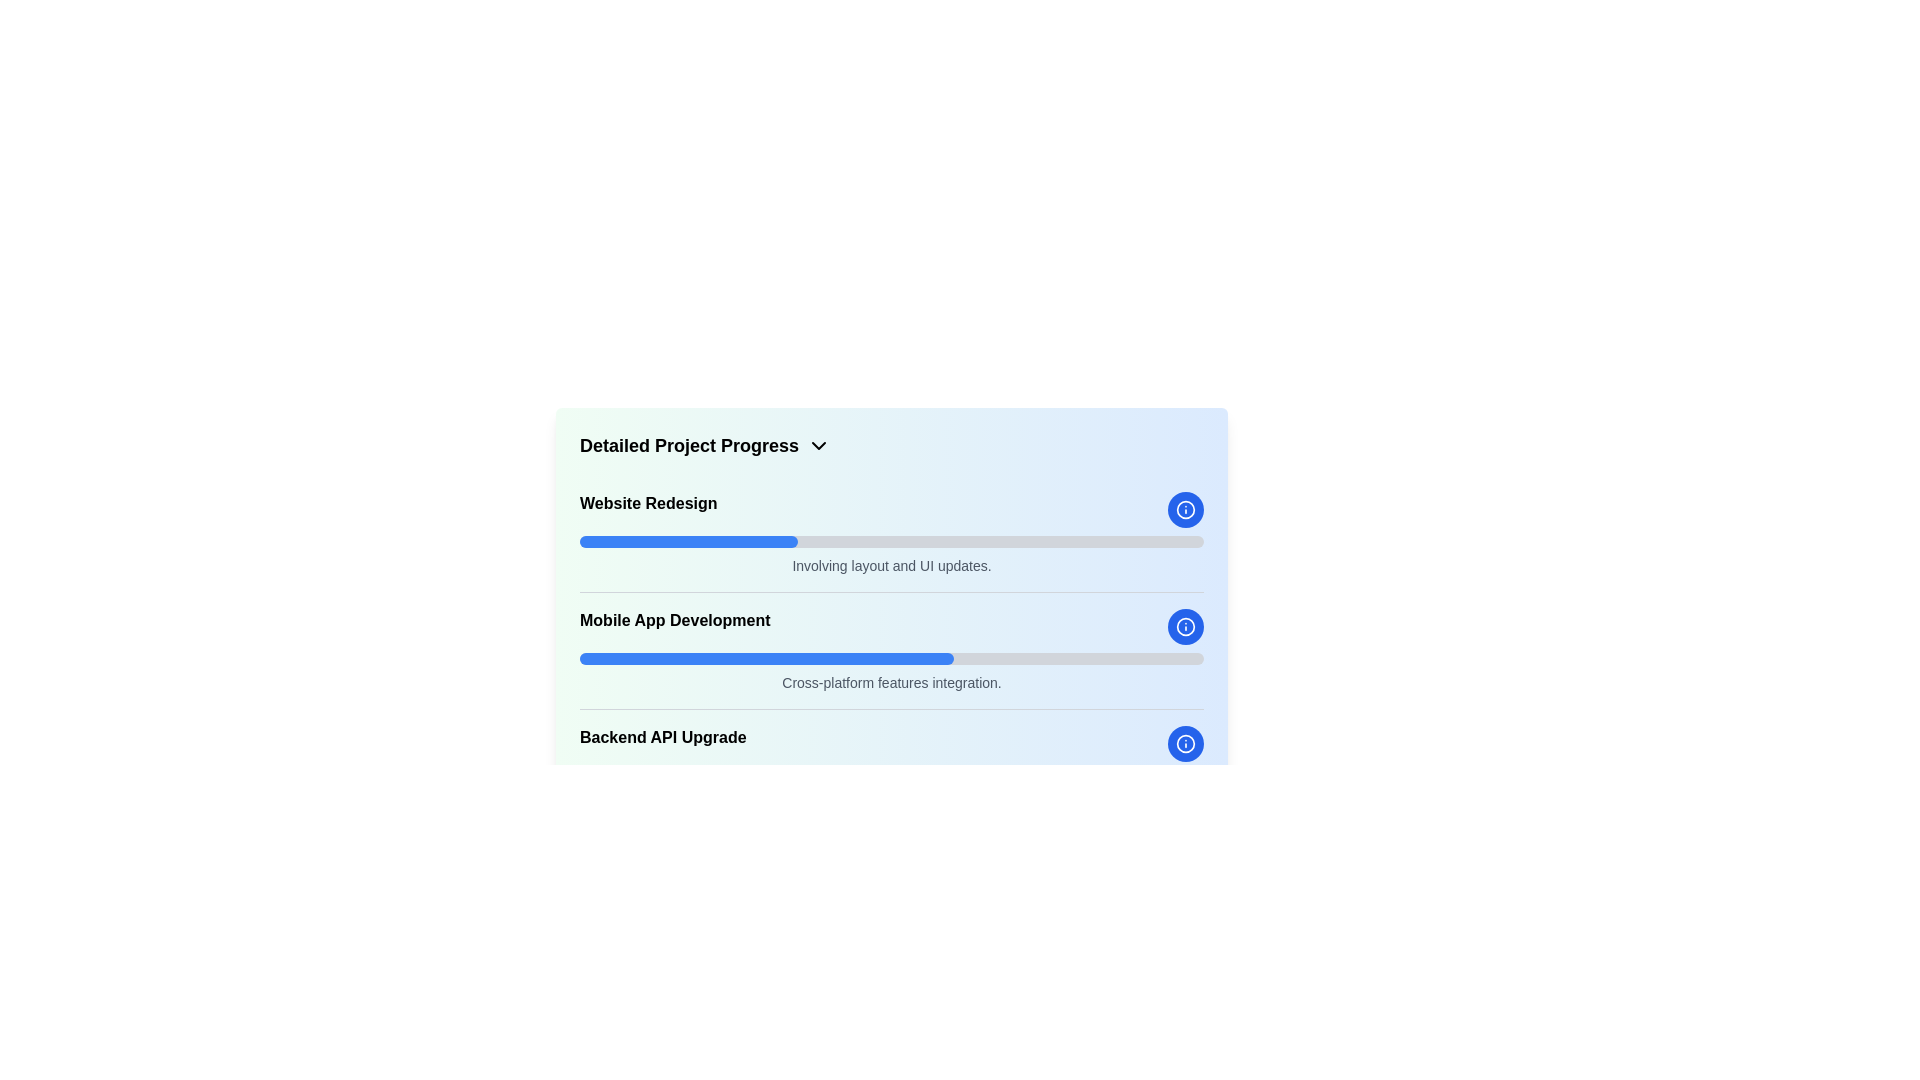  Describe the element at coordinates (1129, 659) in the screenshot. I see `progress bar value` at that location.